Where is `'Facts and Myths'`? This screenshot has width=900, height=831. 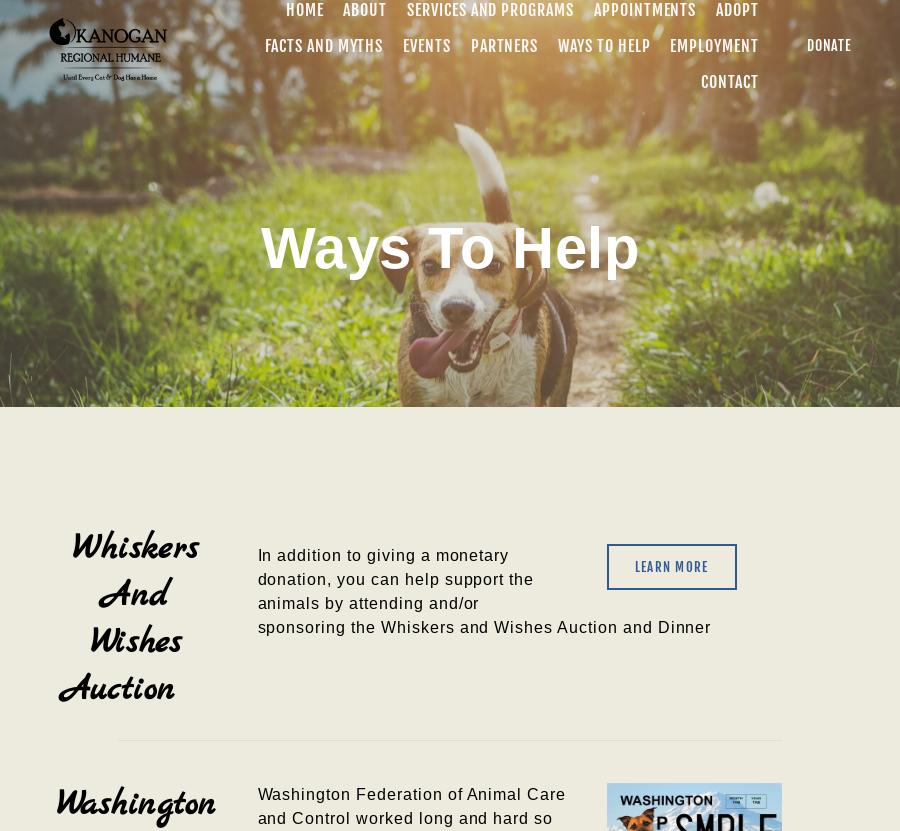
'Facts and Myths' is located at coordinates (322, 45).